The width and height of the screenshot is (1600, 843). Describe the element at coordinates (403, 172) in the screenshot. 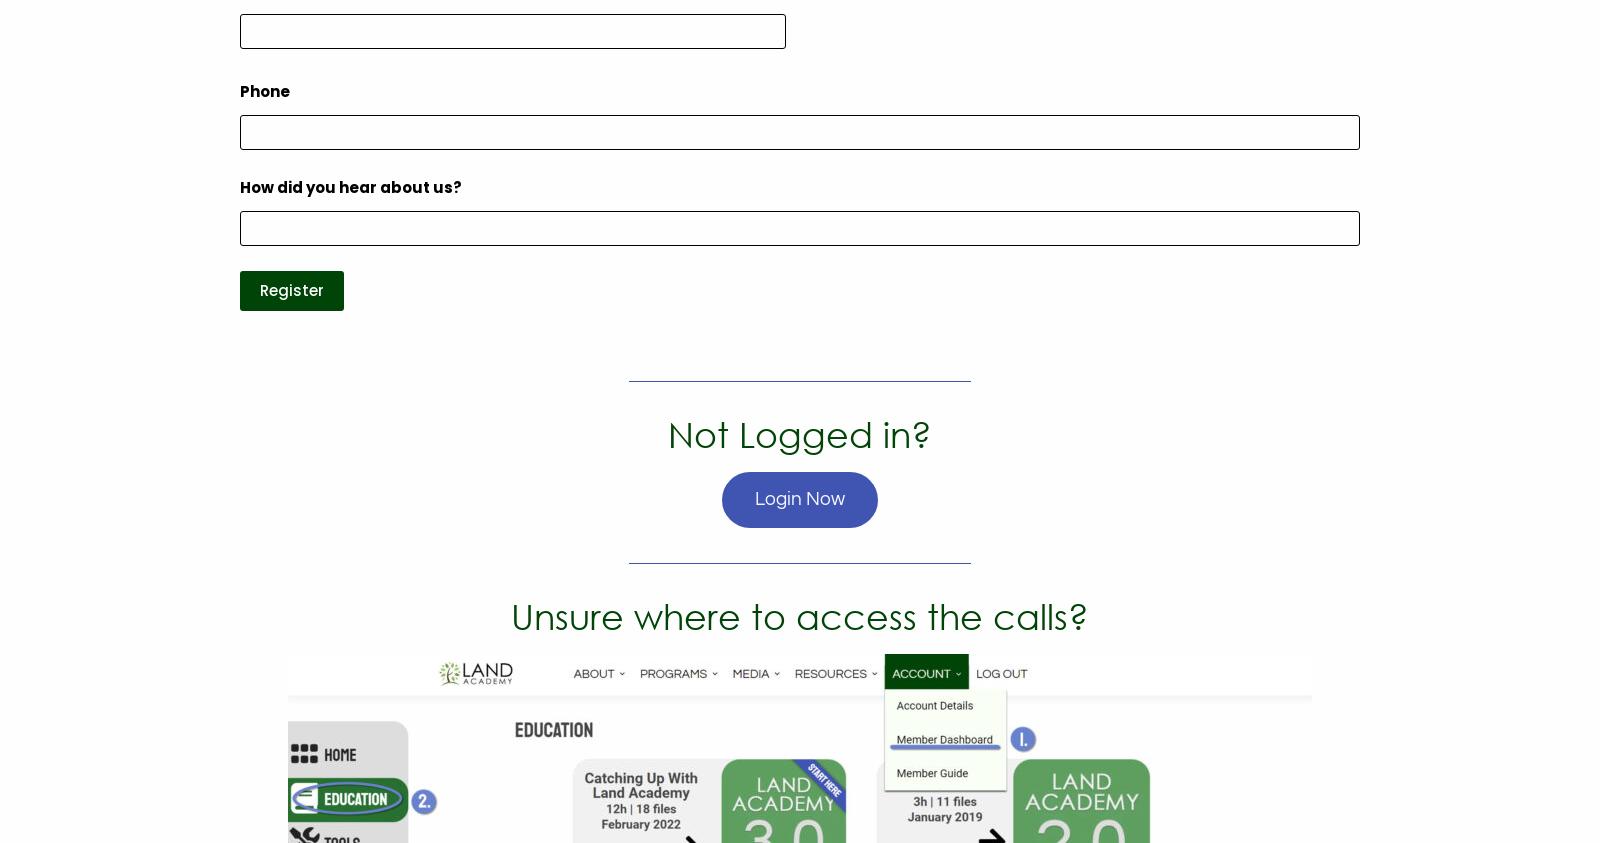

I see `'Podcast'` at that location.